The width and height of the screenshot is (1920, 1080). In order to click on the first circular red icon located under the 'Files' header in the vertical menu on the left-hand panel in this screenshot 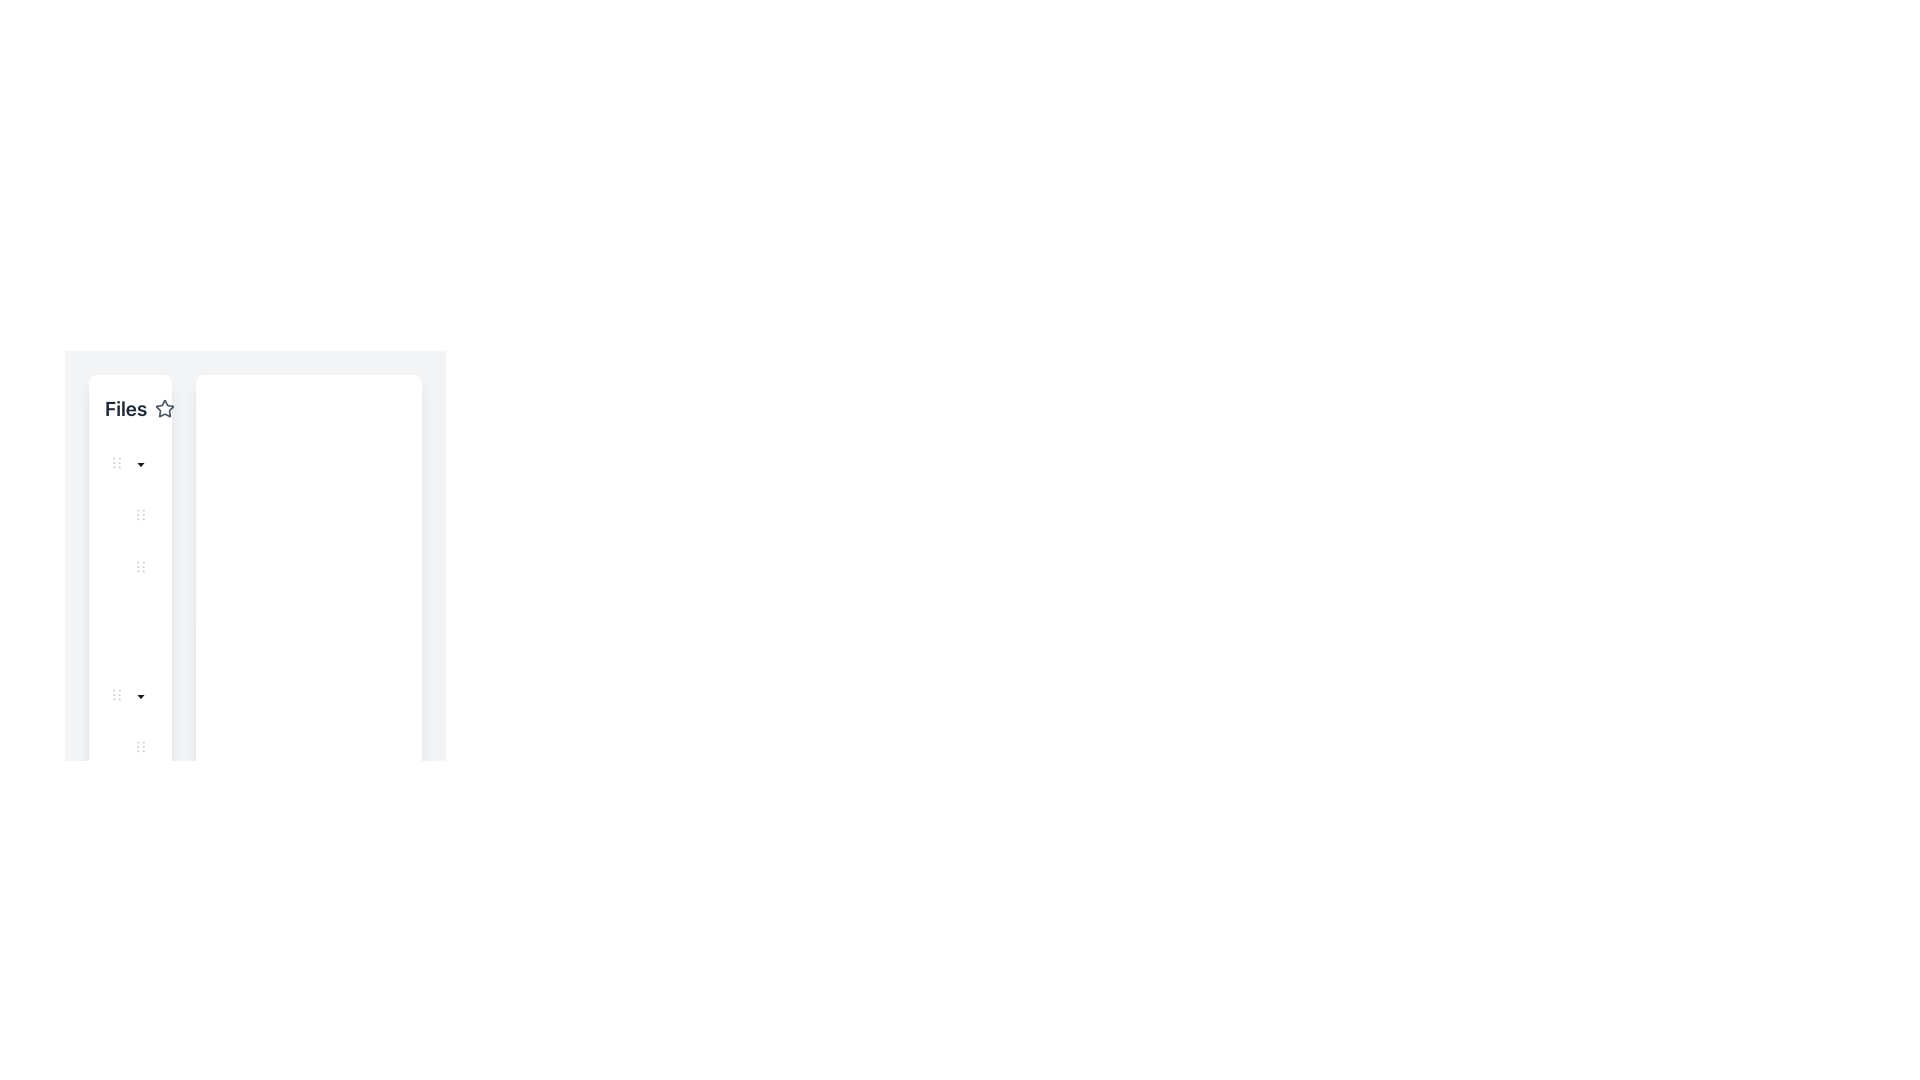, I will do `click(115, 462)`.